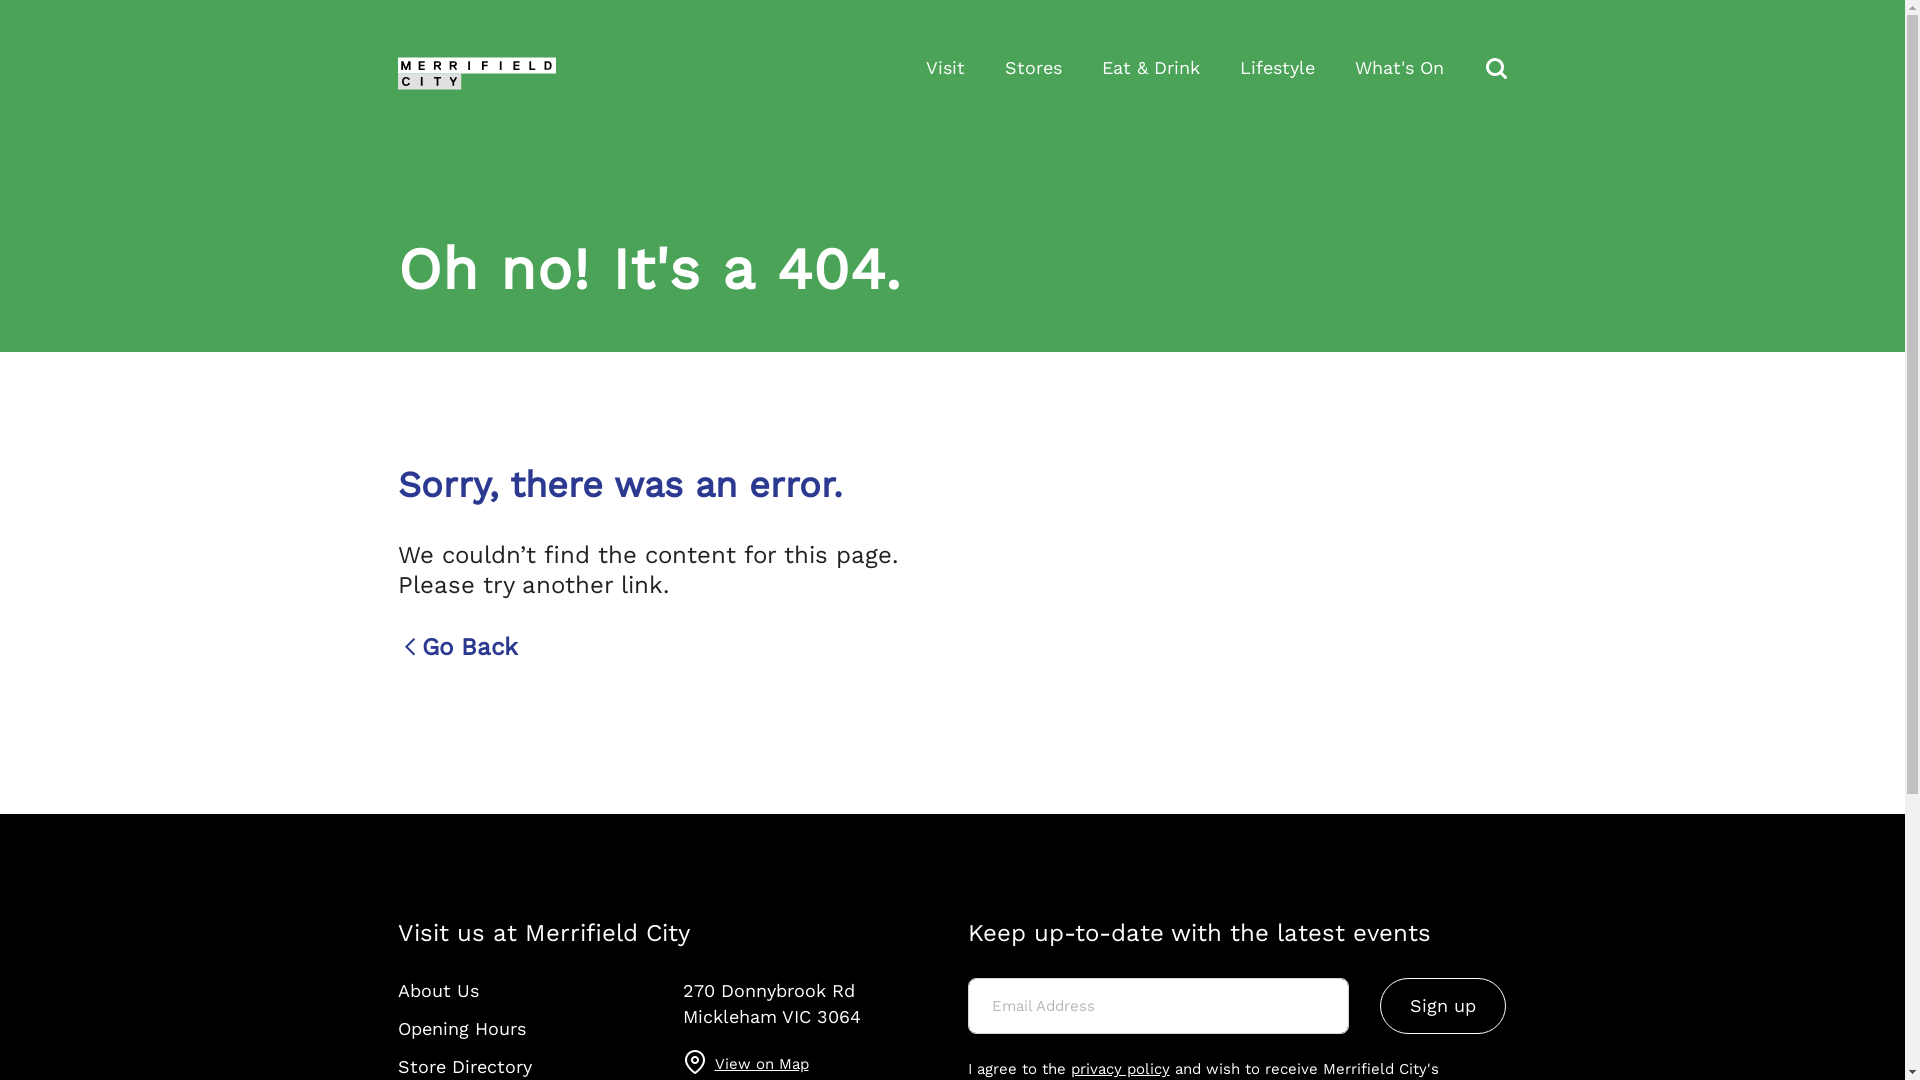 This screenshot has width=1920, height=1080. What do you see at coordinates (1151, 67) in the screenshot?
I see `'Eat & Drink'` at bounding box center [1151, 67].